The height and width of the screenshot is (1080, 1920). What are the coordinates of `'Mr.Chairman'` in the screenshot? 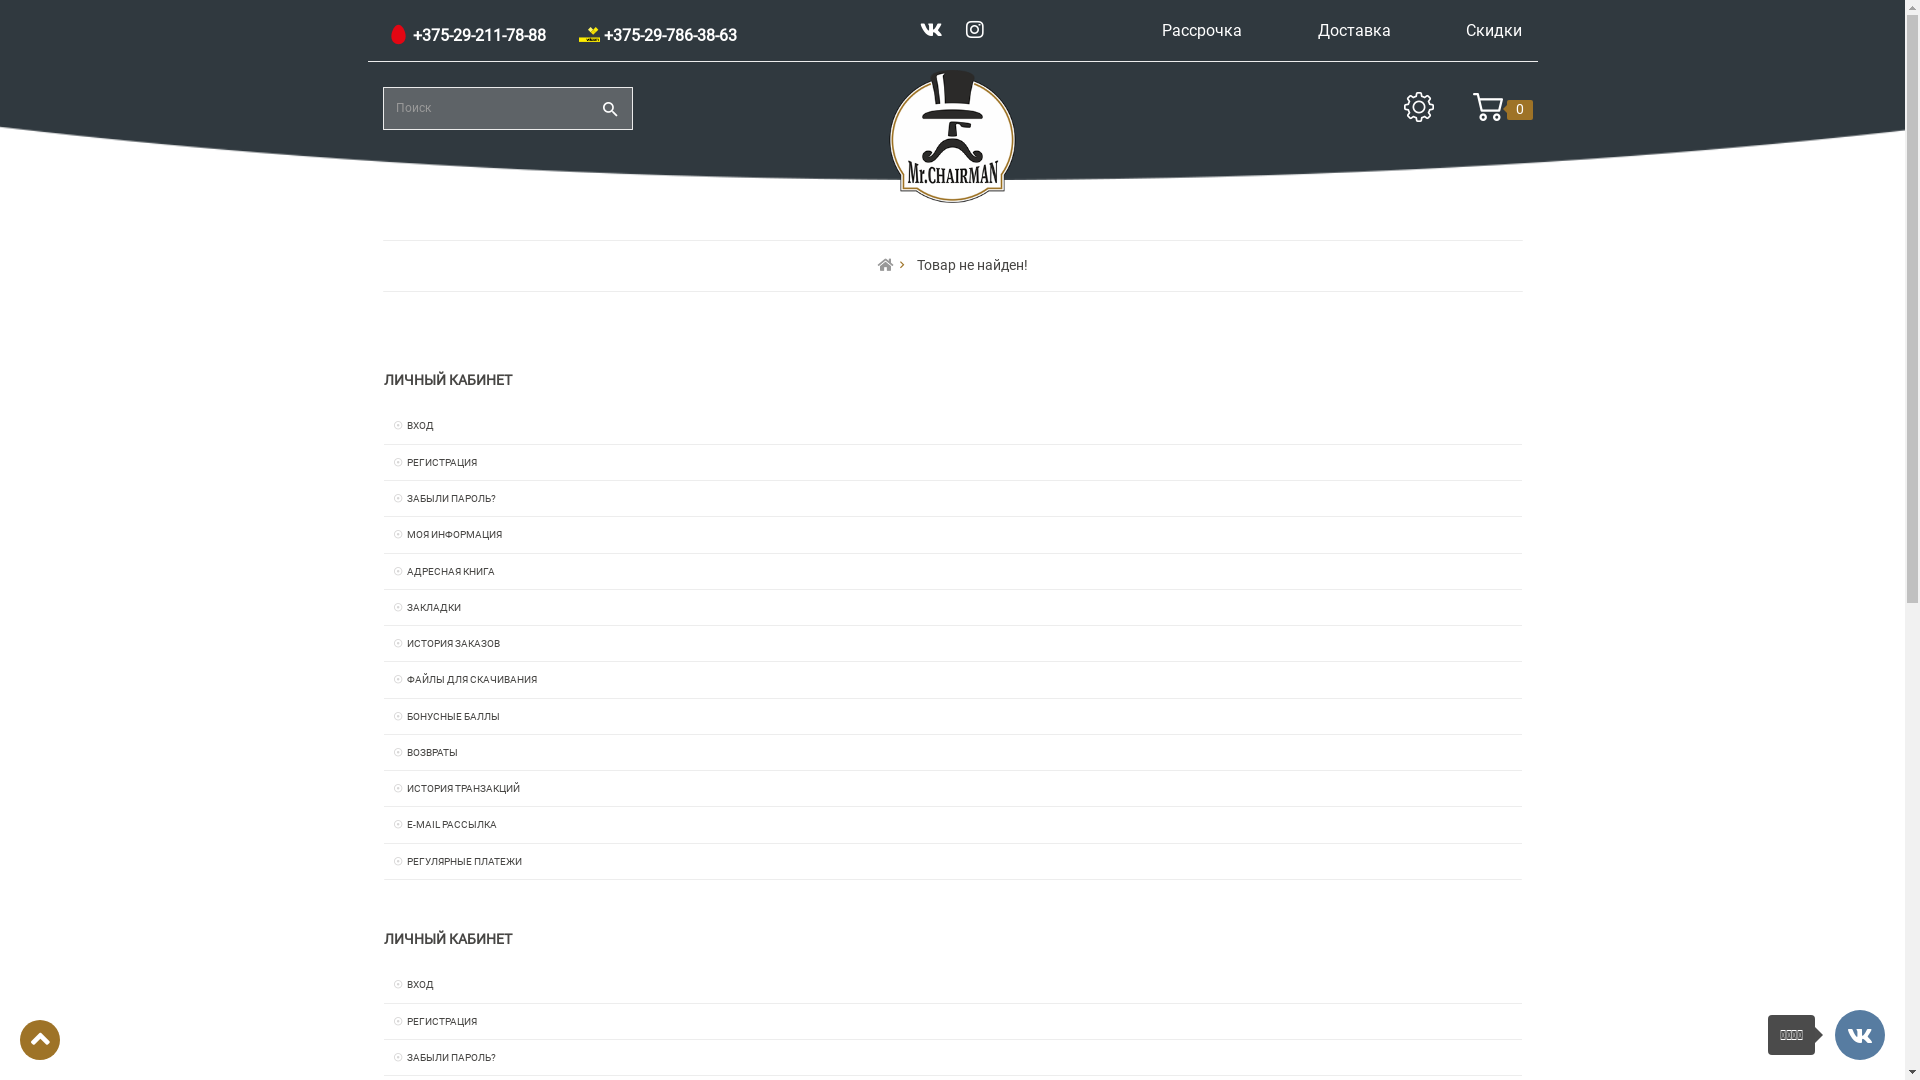 It's located at (885, 135).